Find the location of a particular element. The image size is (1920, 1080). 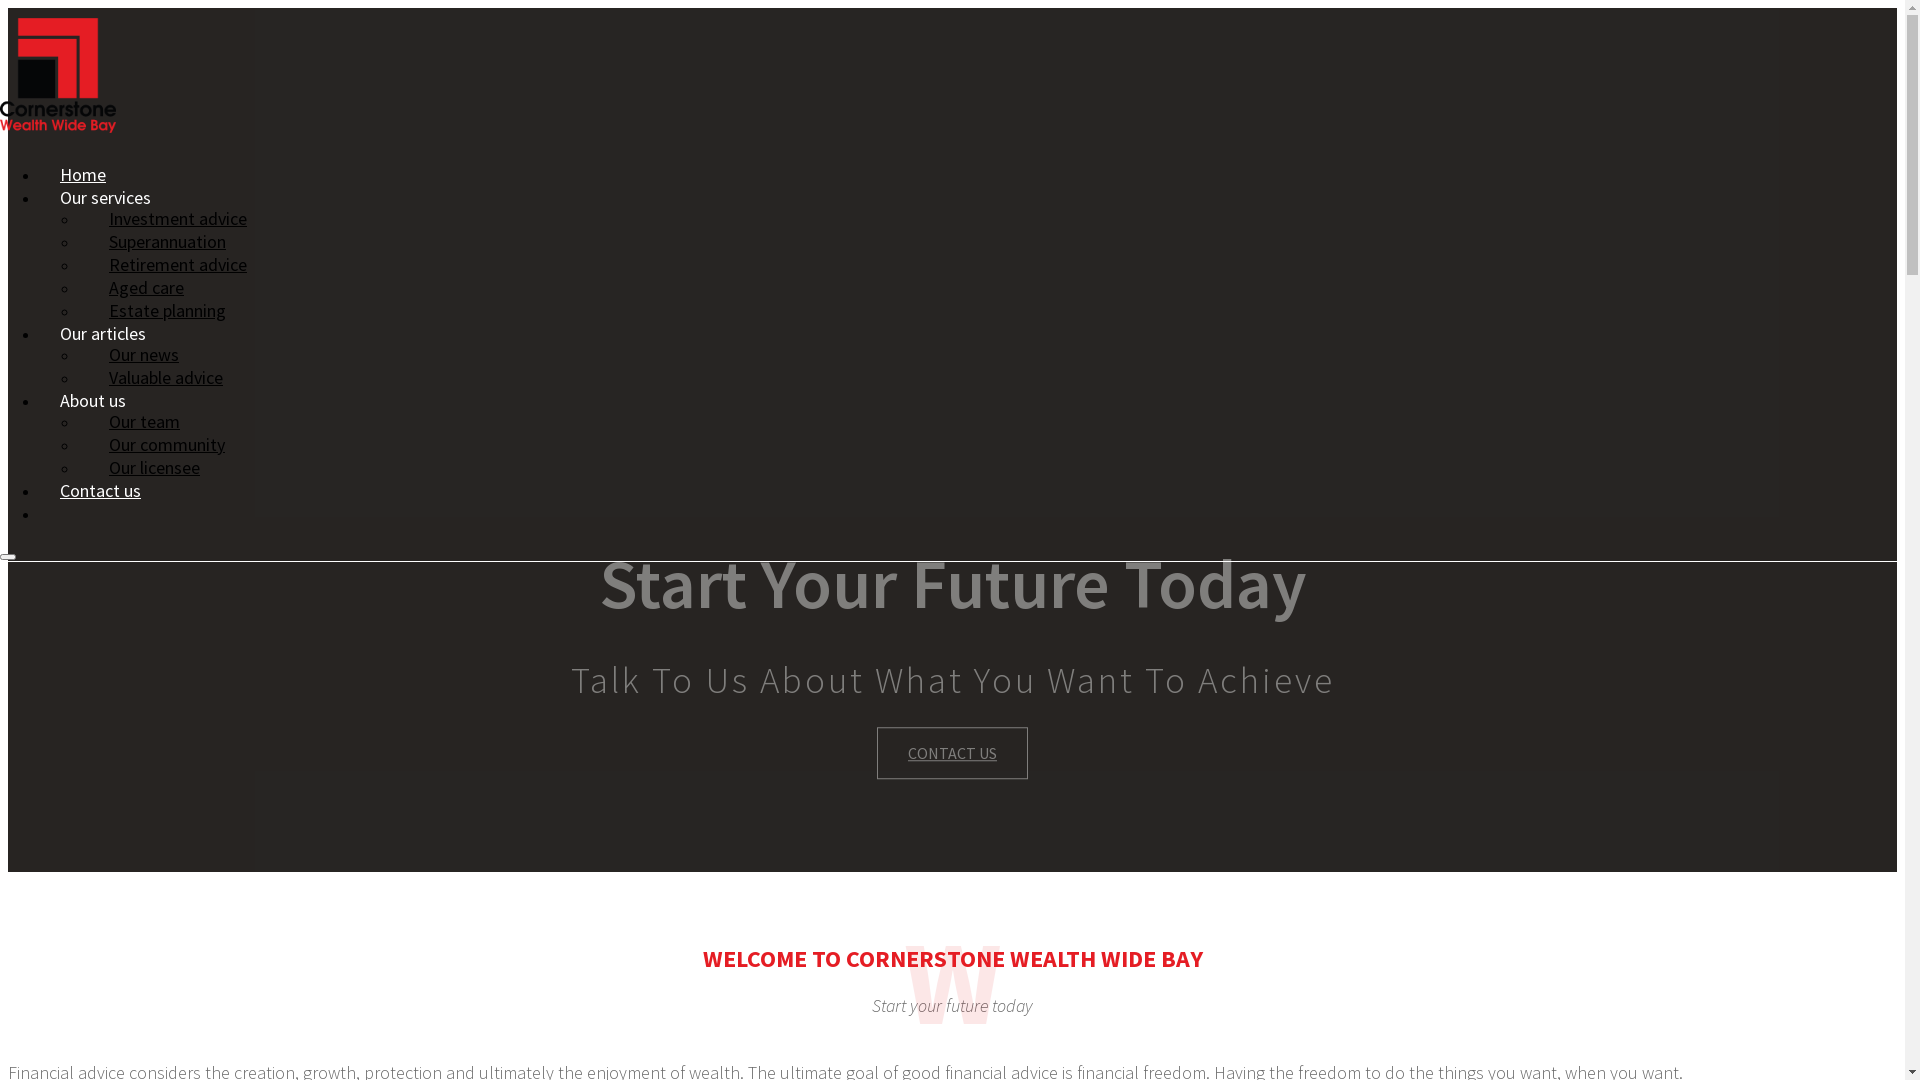

'About us' is located at coordinates (91, 400).